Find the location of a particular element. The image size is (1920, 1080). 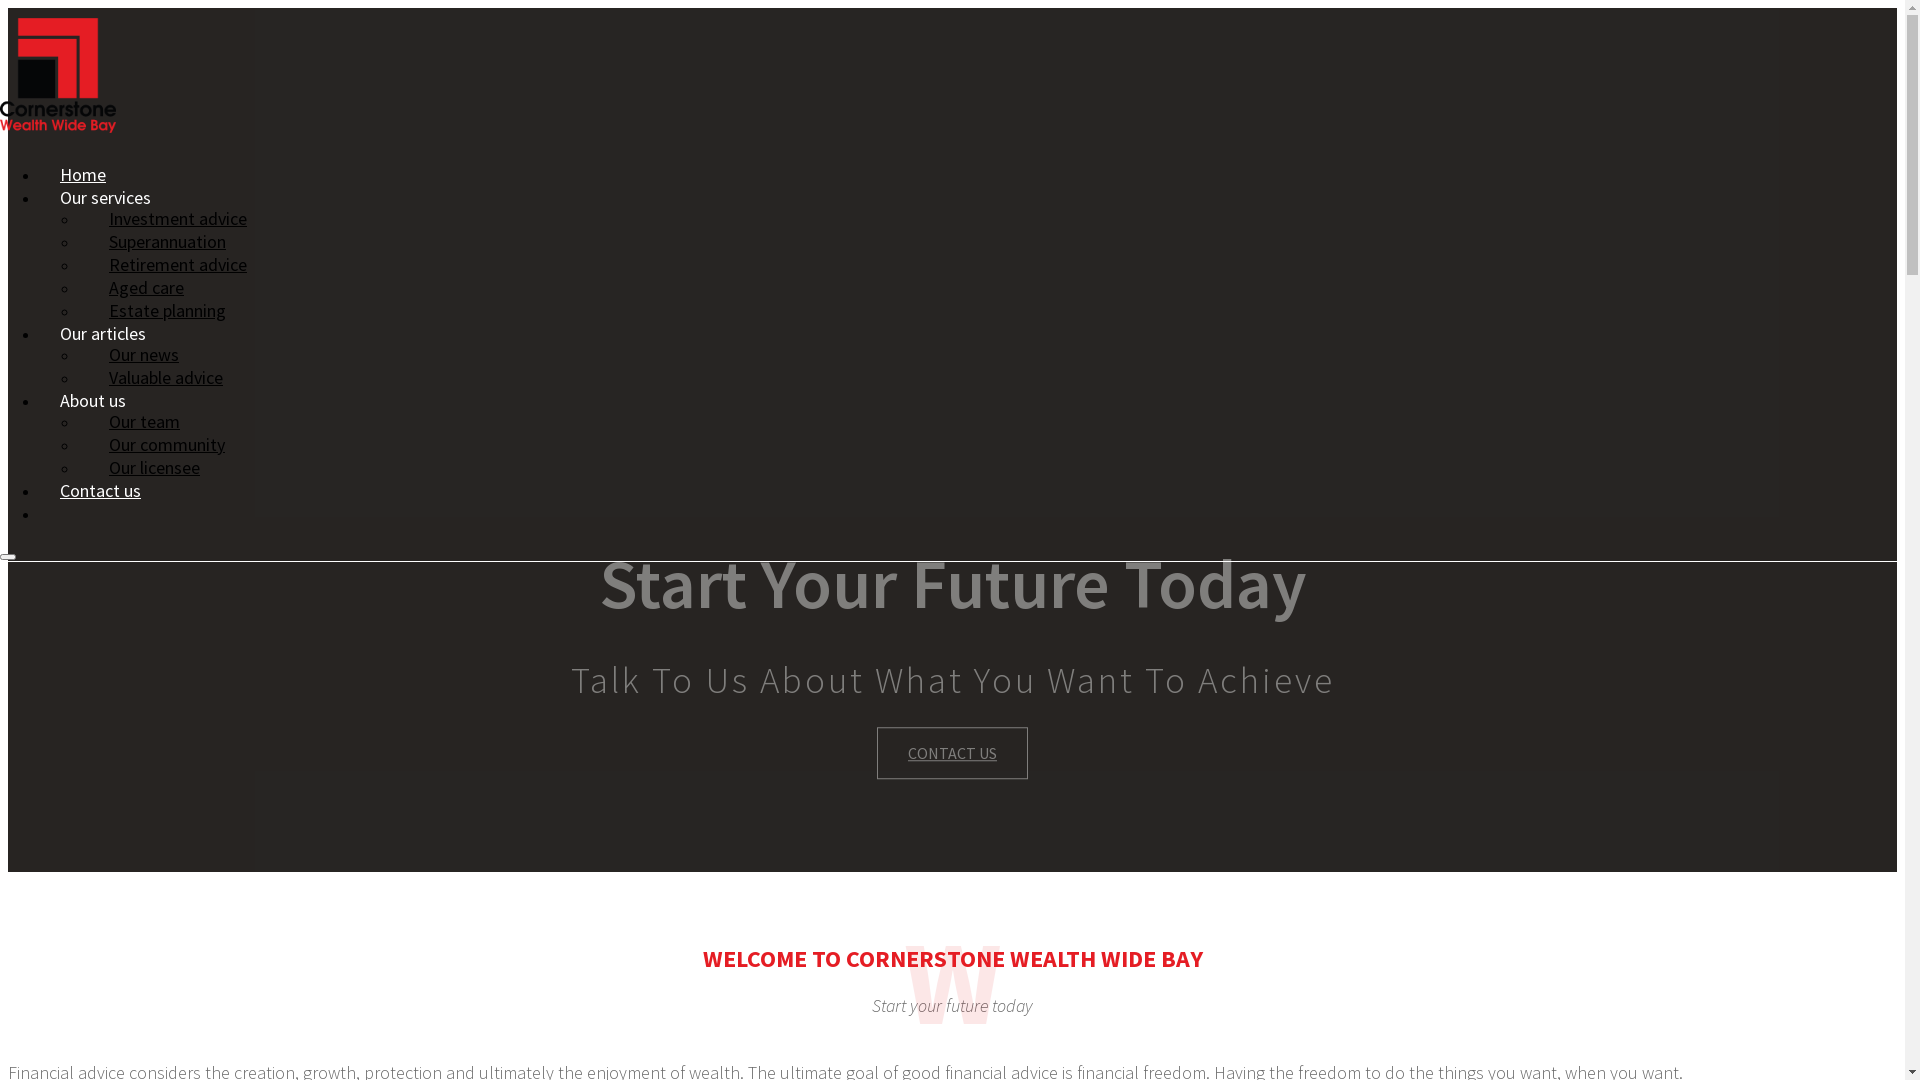

'About us' is located at coordinates (91, 400).